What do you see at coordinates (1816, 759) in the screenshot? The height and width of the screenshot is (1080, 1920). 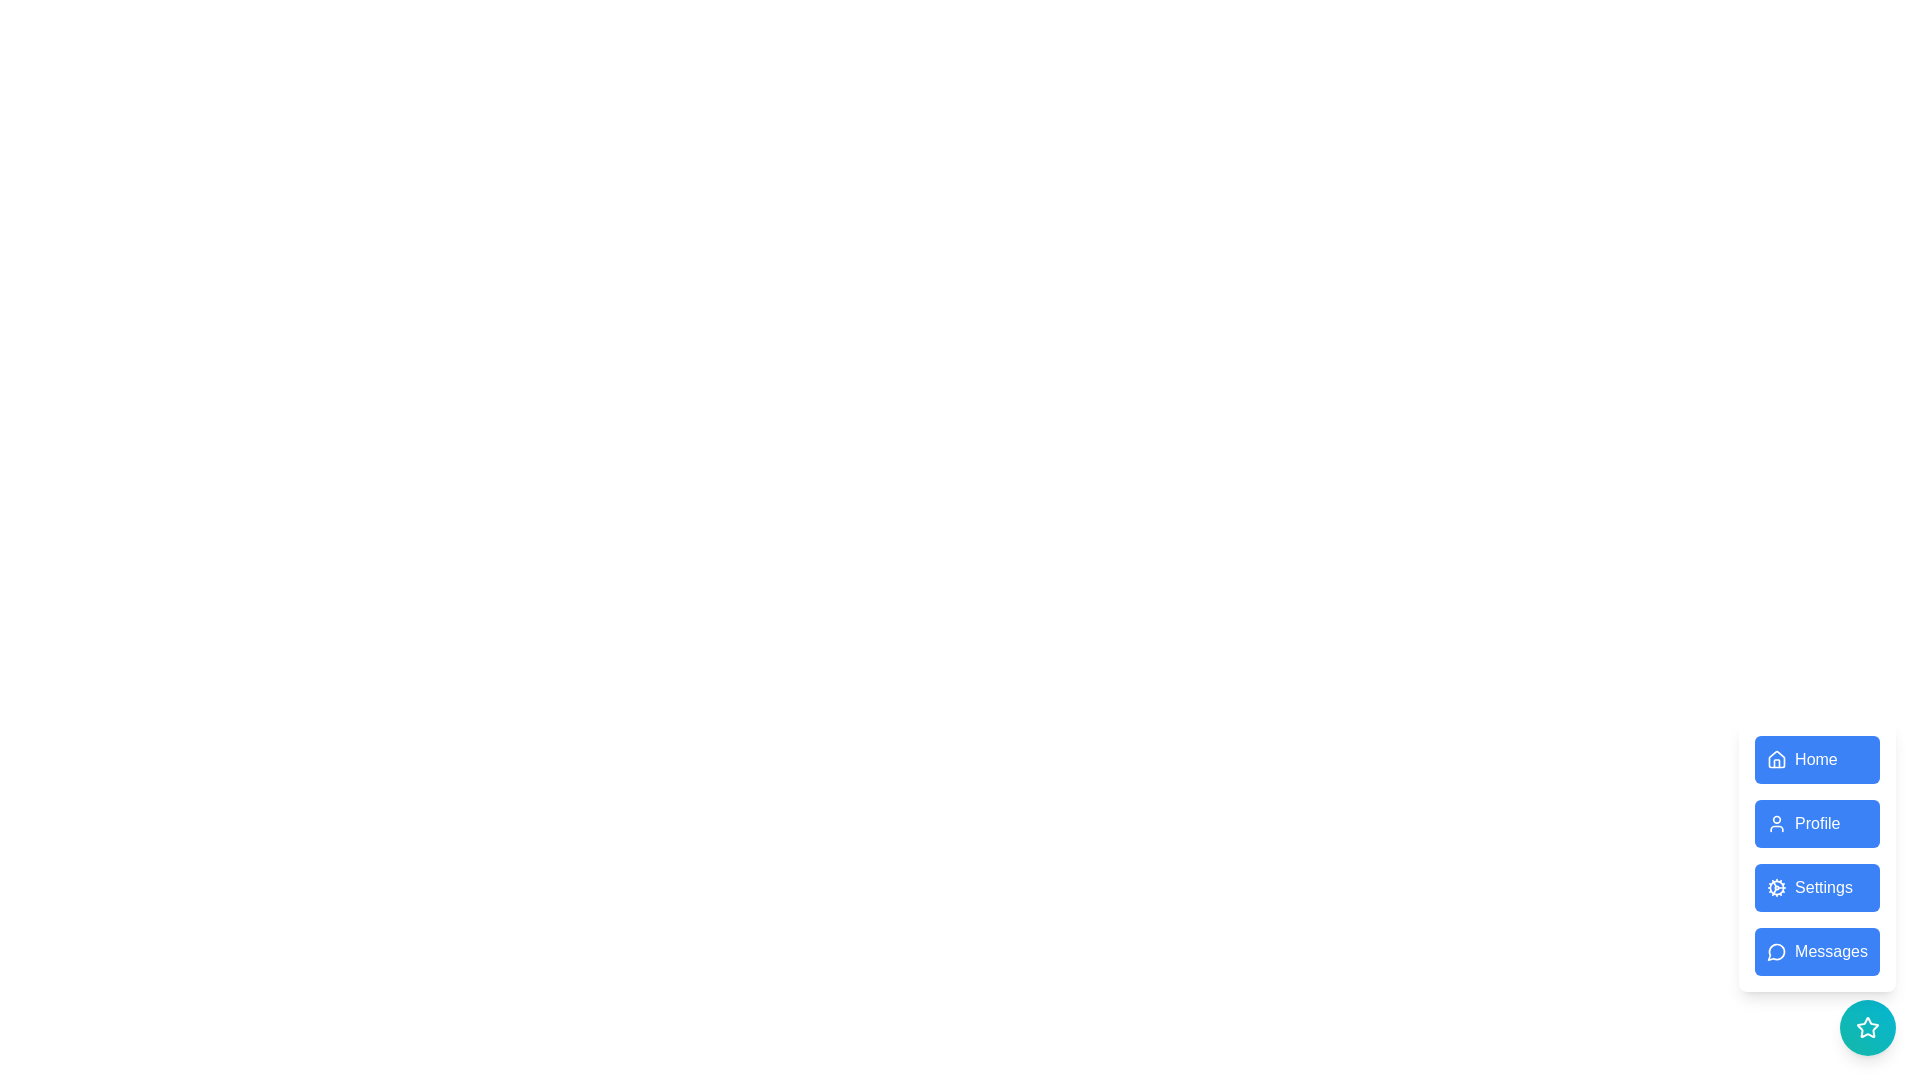 I see `the 'Home' text label within the button component, which is styled with white text on a blue background and is the first item in the vertical menu` at bounding box center [1816, 759].